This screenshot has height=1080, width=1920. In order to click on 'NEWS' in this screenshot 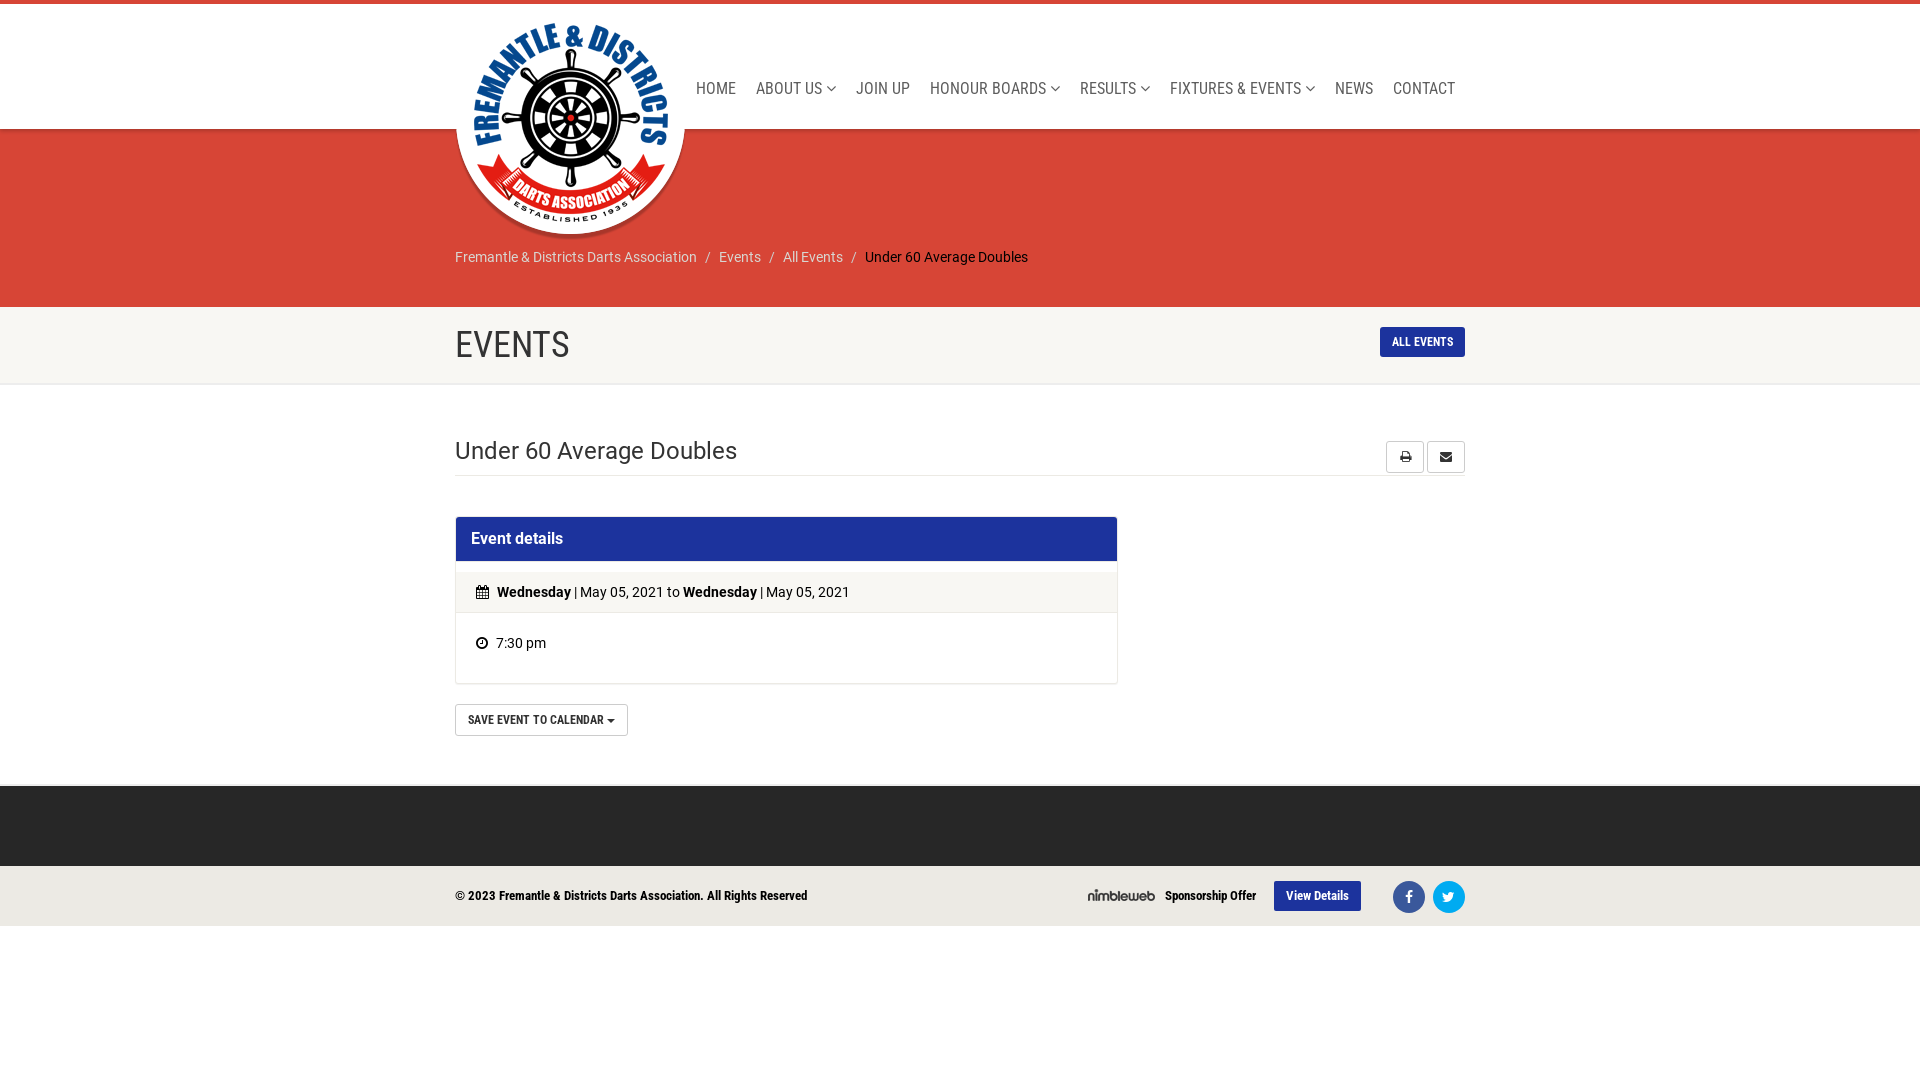, I will do `click(1353, 87)`.